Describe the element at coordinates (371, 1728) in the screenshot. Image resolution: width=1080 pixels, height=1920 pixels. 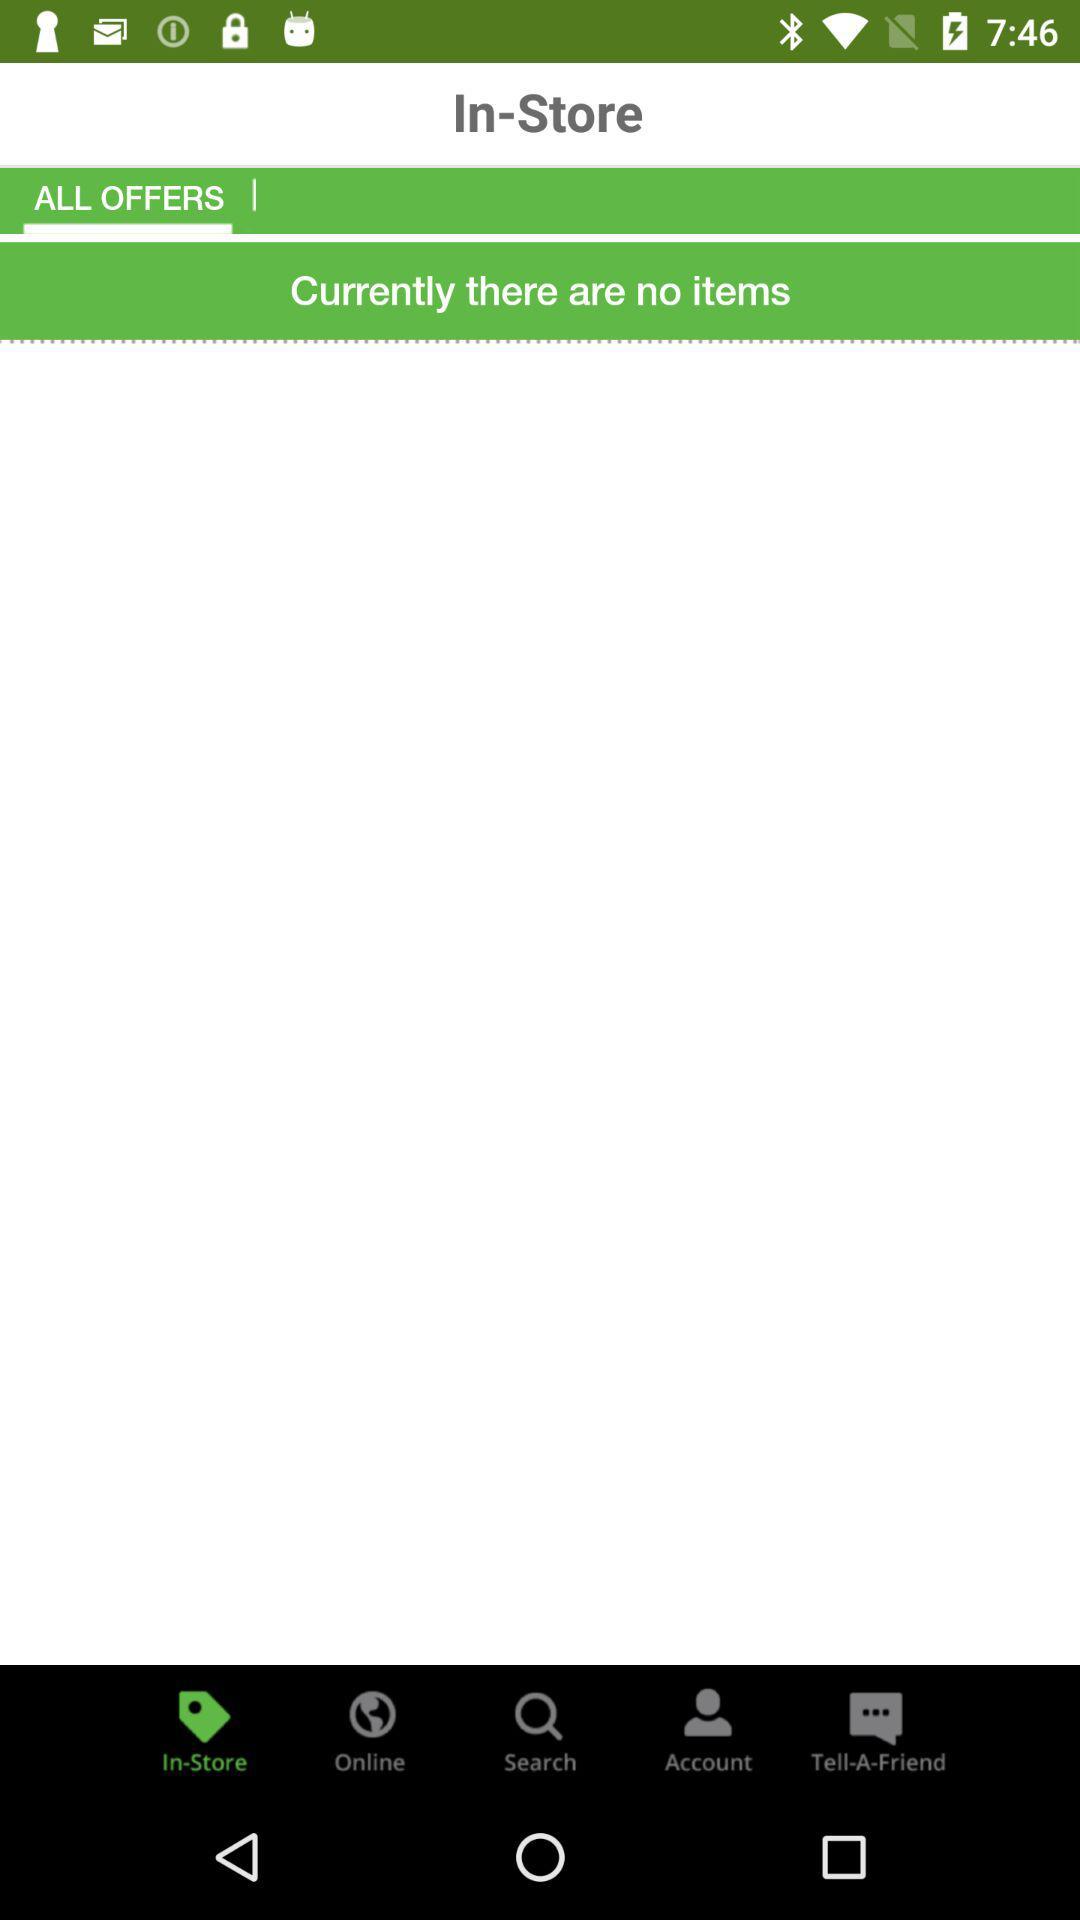
I see `the globe icon` at that location.